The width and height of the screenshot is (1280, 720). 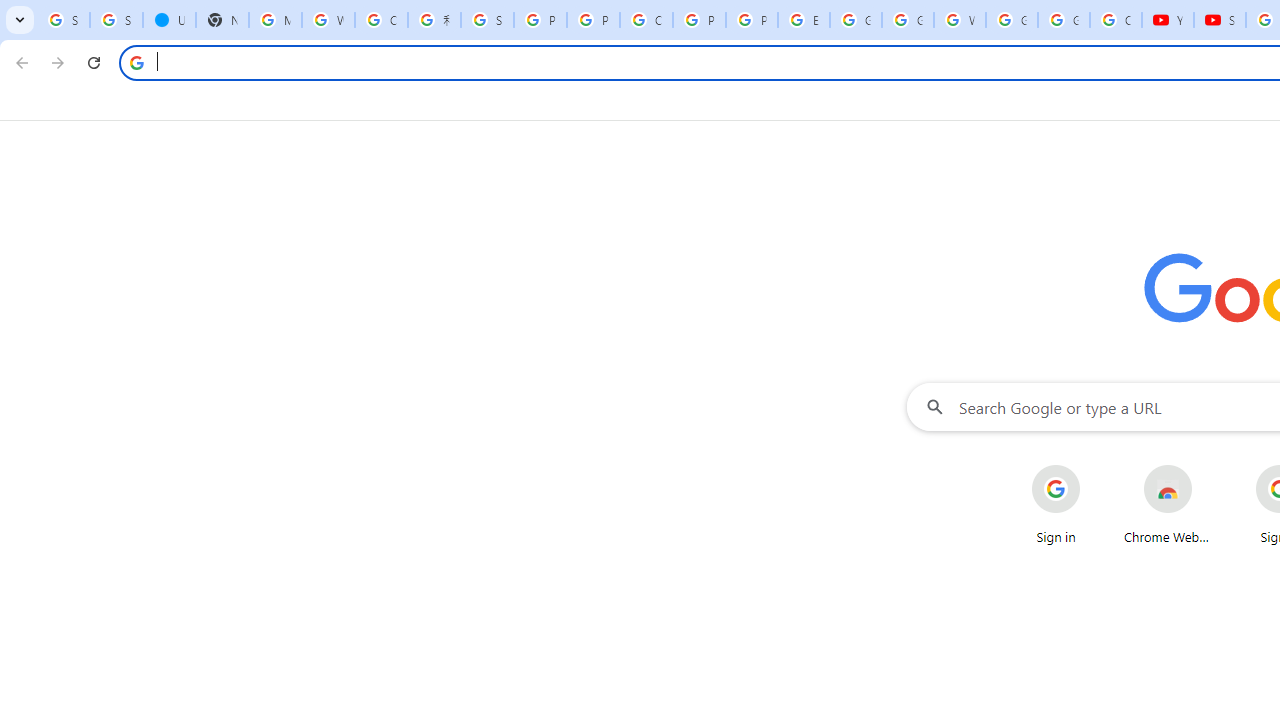 I want to click on 'Sign in - Google Accounts', so click(x=115, y=20).